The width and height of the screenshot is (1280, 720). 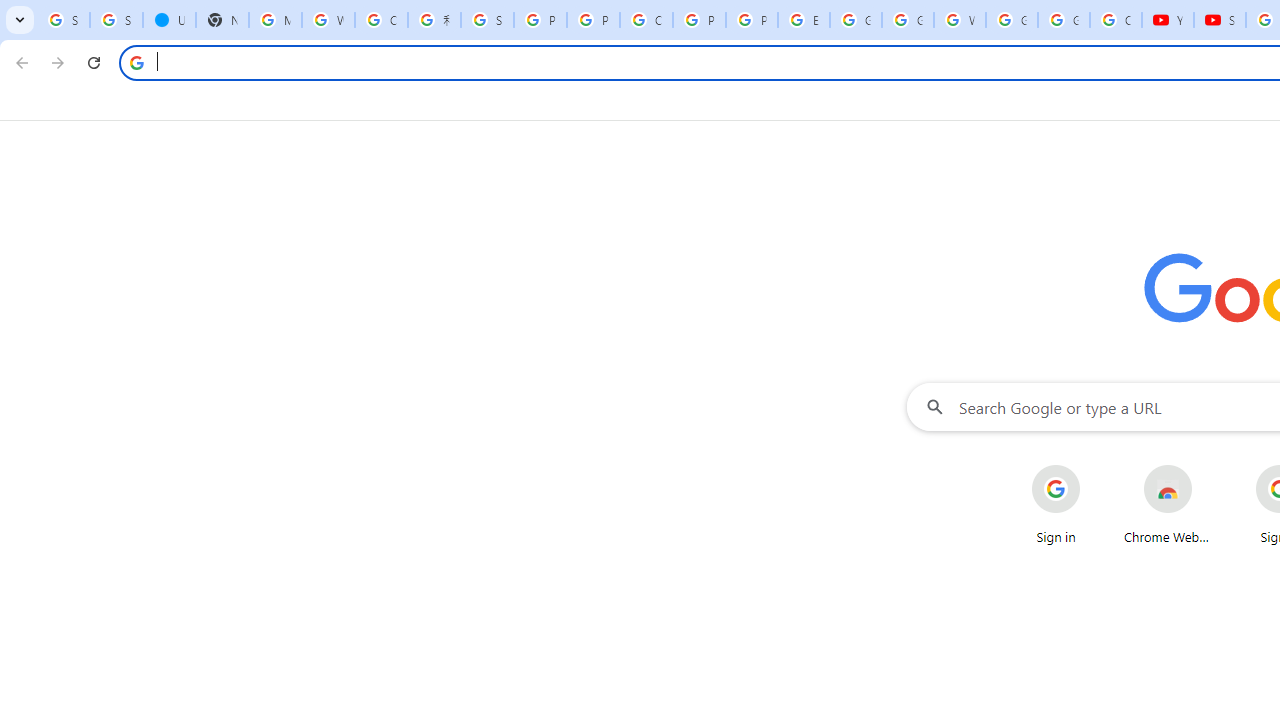 I want to click on 'Sign in - Google Accounts', so click(x=115, y=20).